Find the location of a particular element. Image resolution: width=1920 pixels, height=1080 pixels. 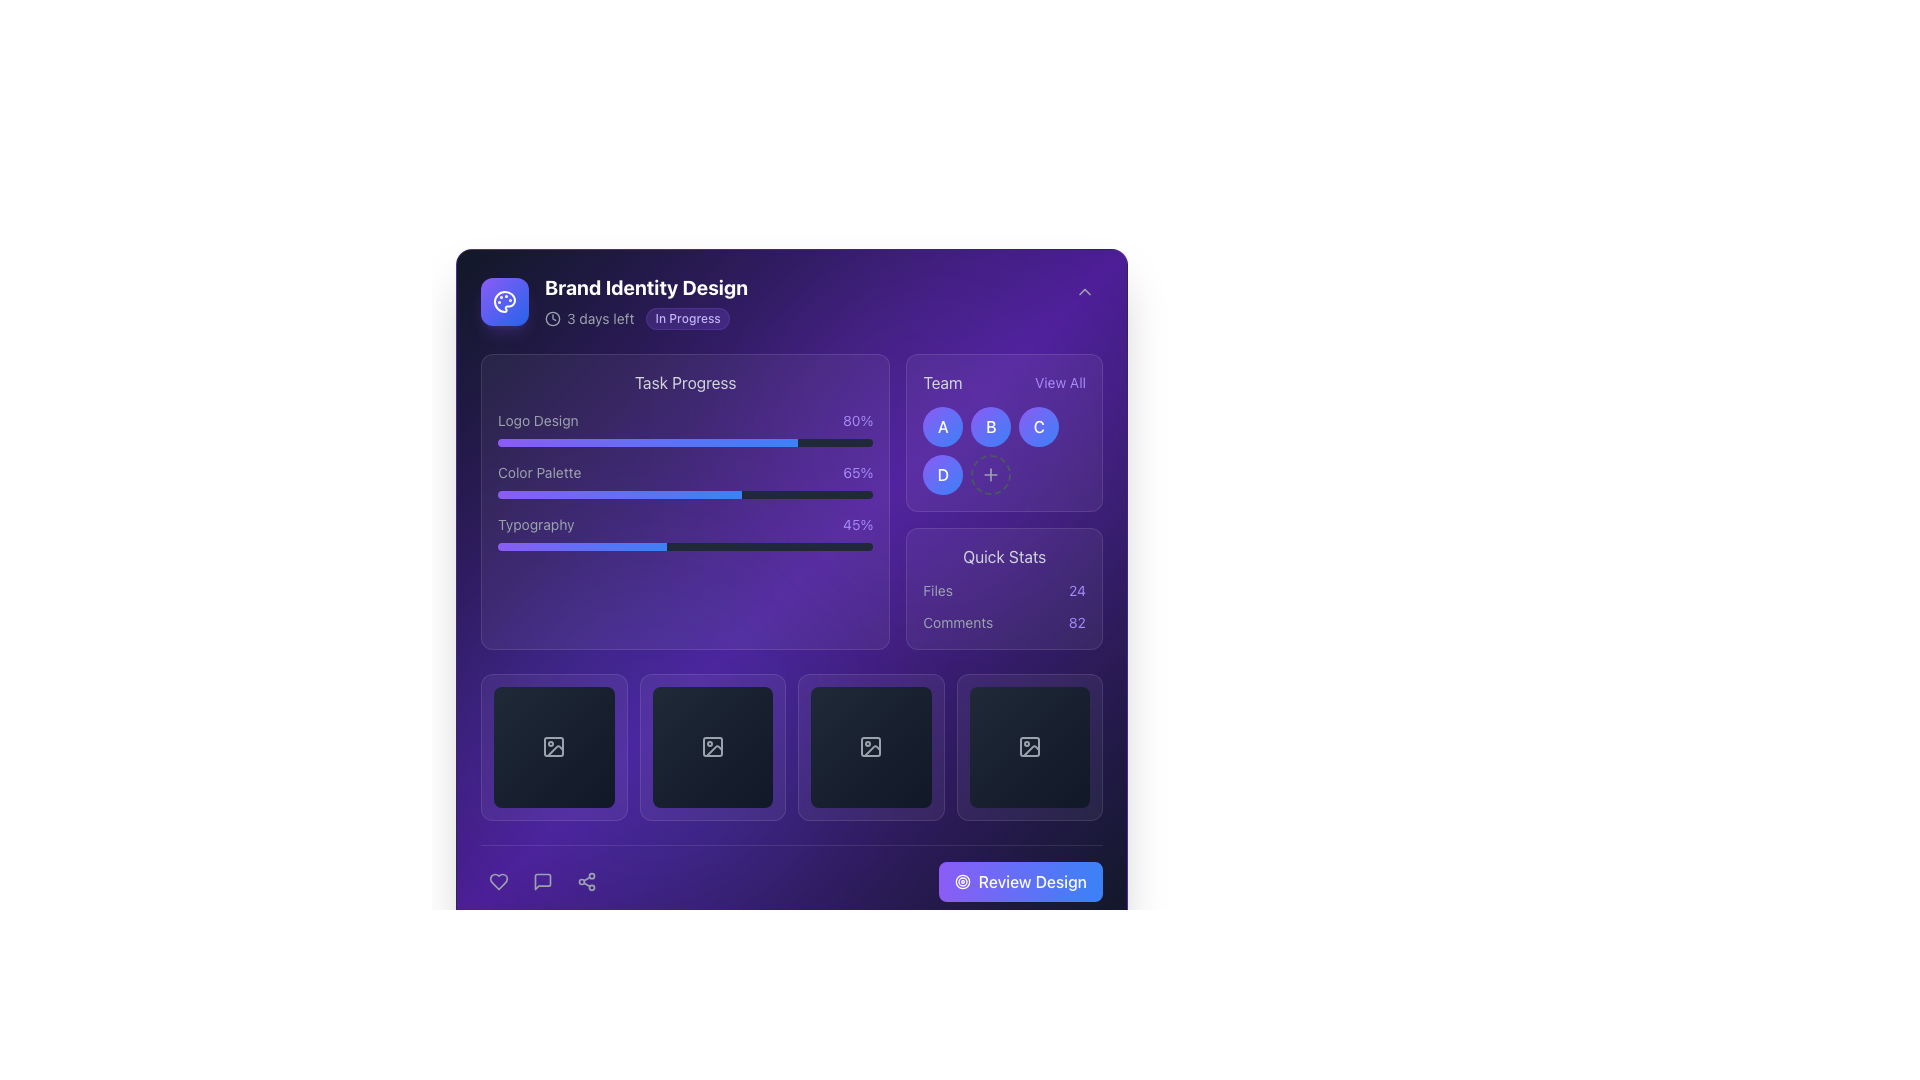

the outermost SVG Circle element, which is part of a concentric circle pattern located near the bottom-right of the interface is located at coordinates (962, 880).